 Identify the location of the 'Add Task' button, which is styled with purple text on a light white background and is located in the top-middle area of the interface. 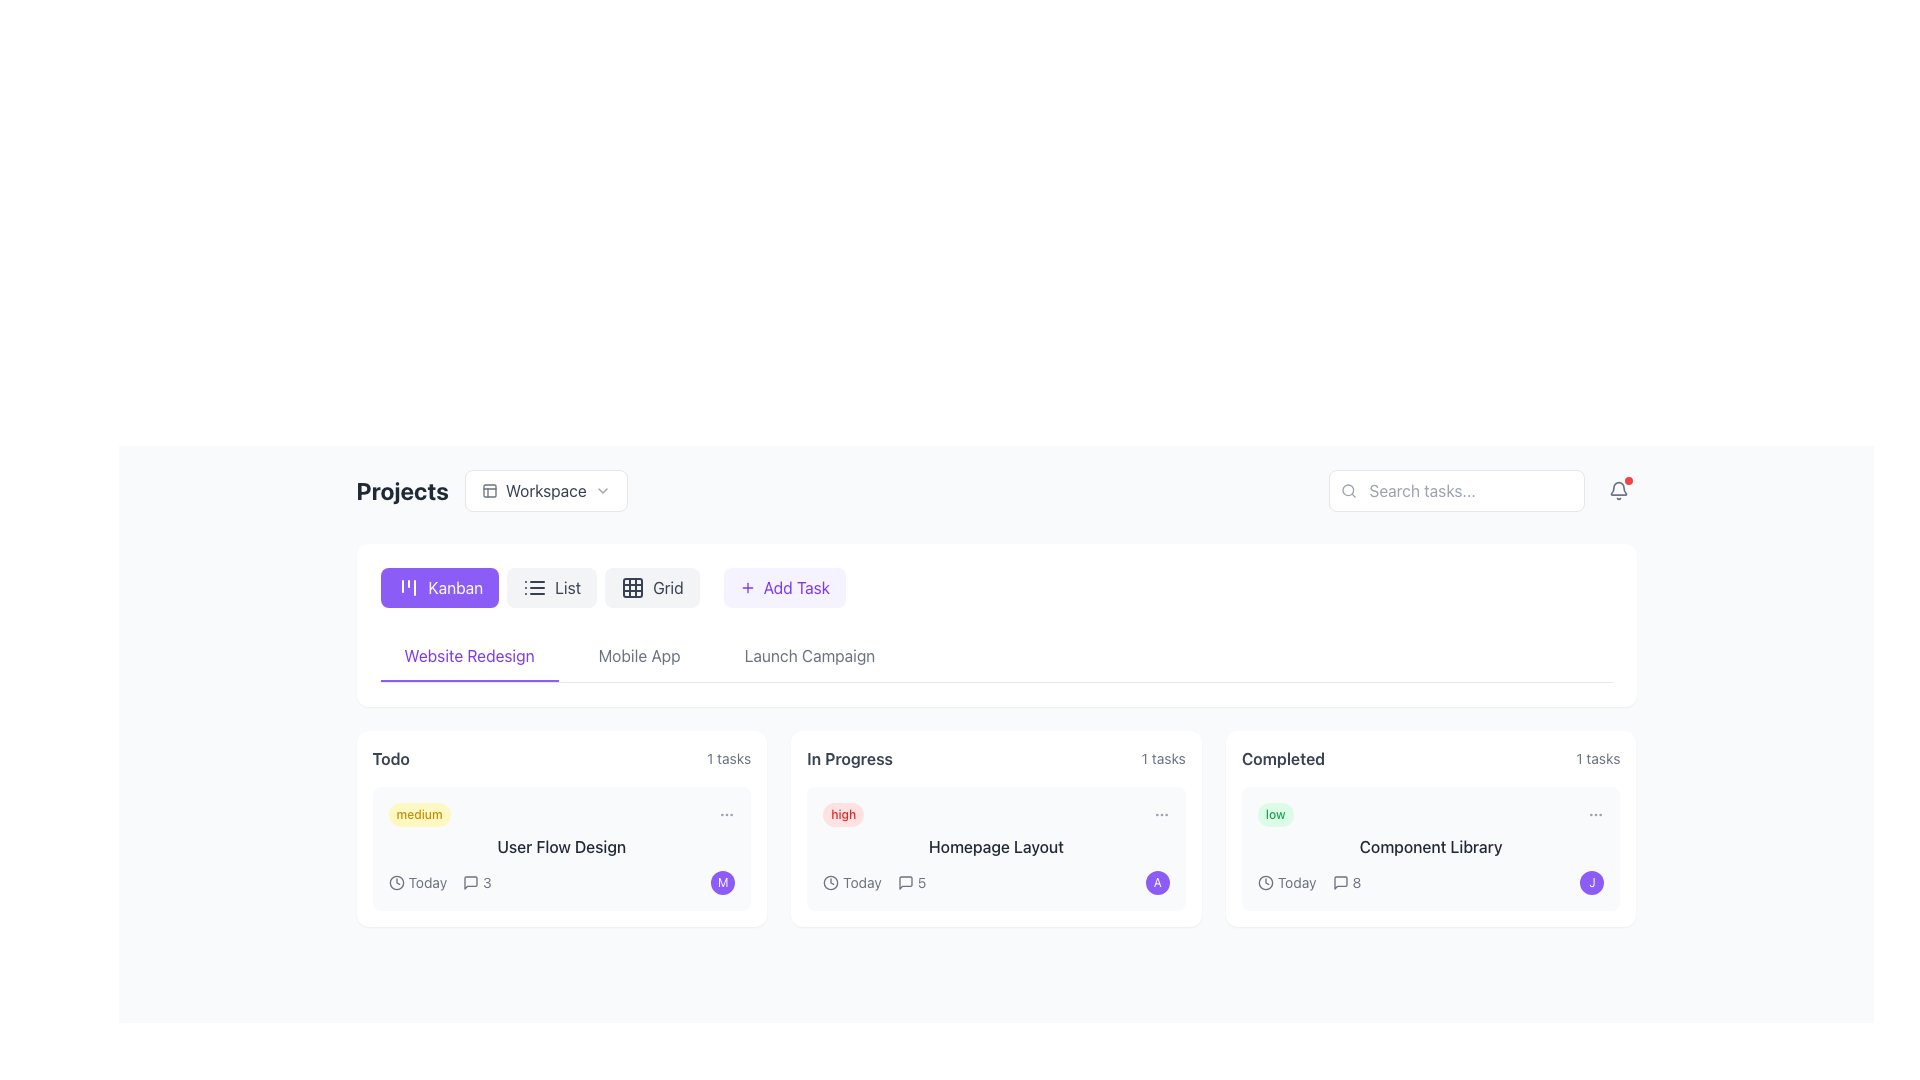
(795, 586).